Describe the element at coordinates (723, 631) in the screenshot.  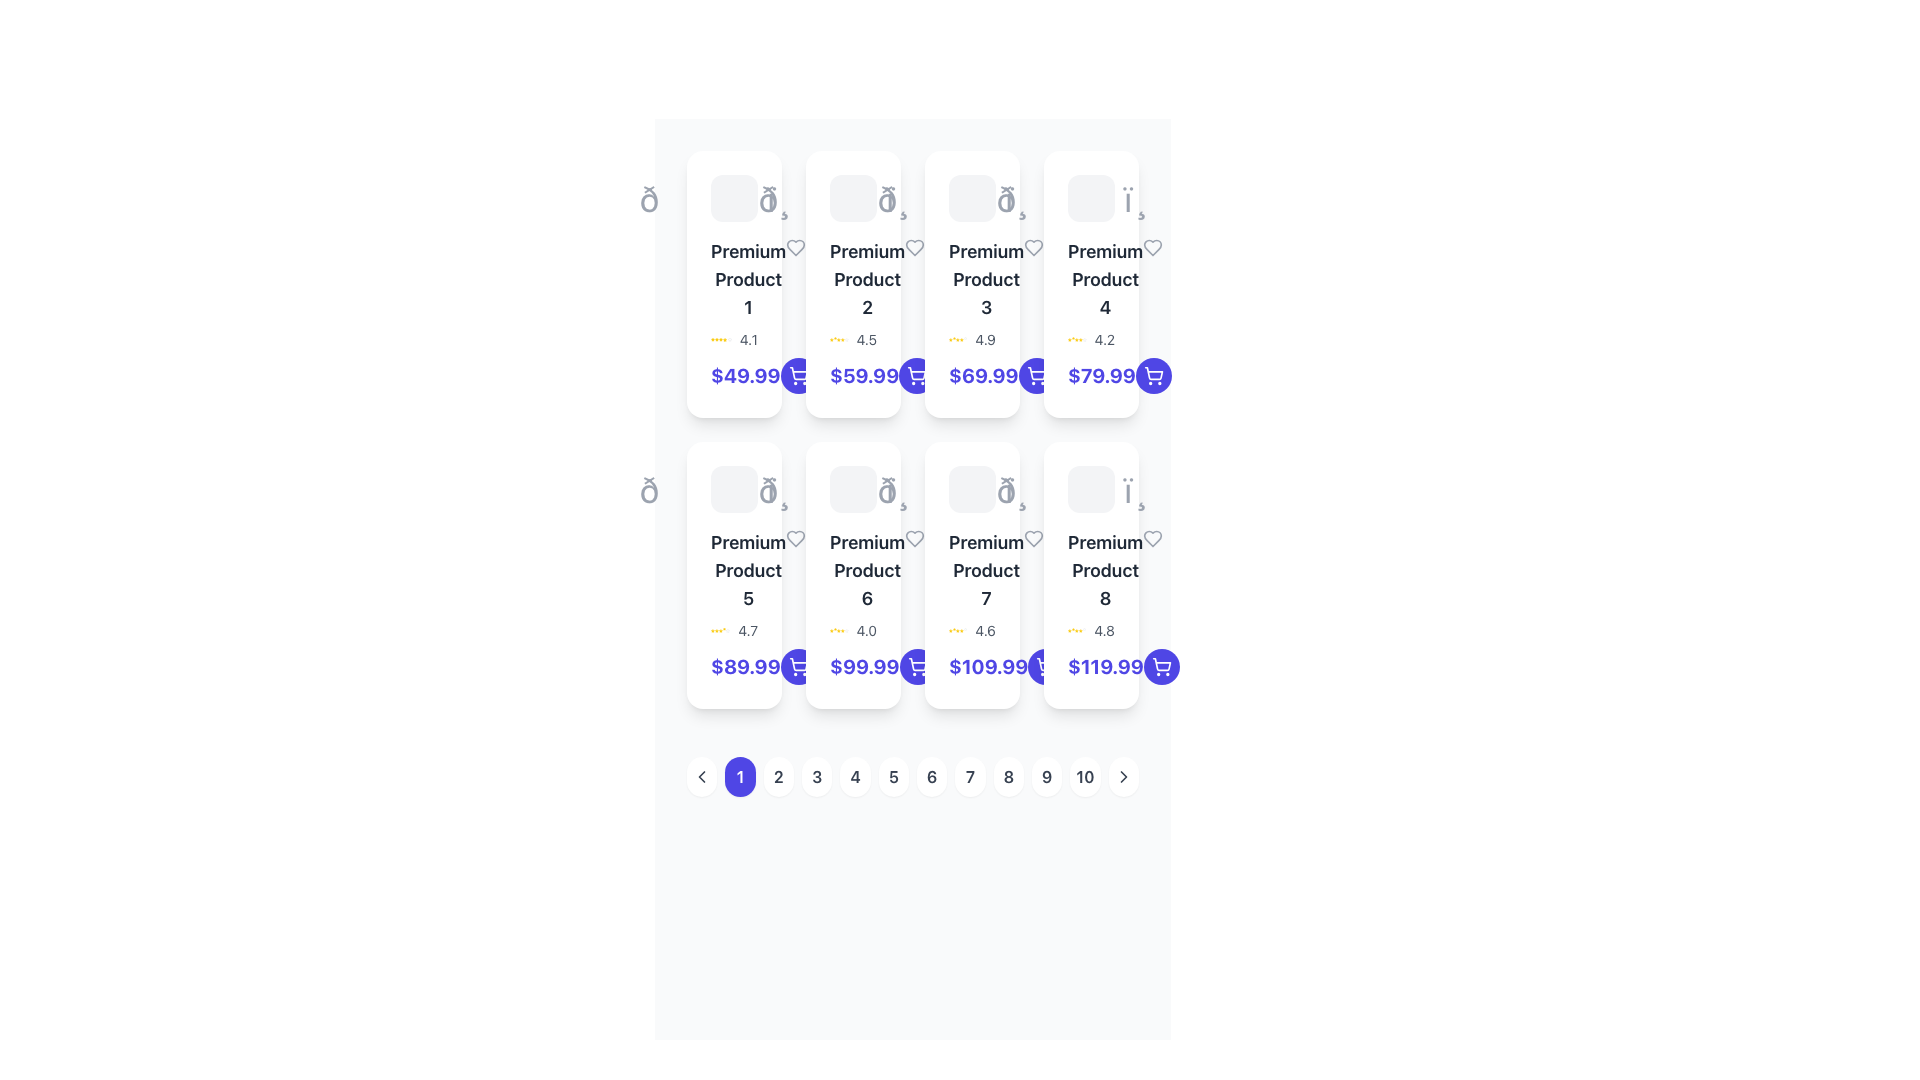
I see `the sixth yellow star icon used for rating purposes, which represents a numerical rating of '4.7' for the product` at that location.